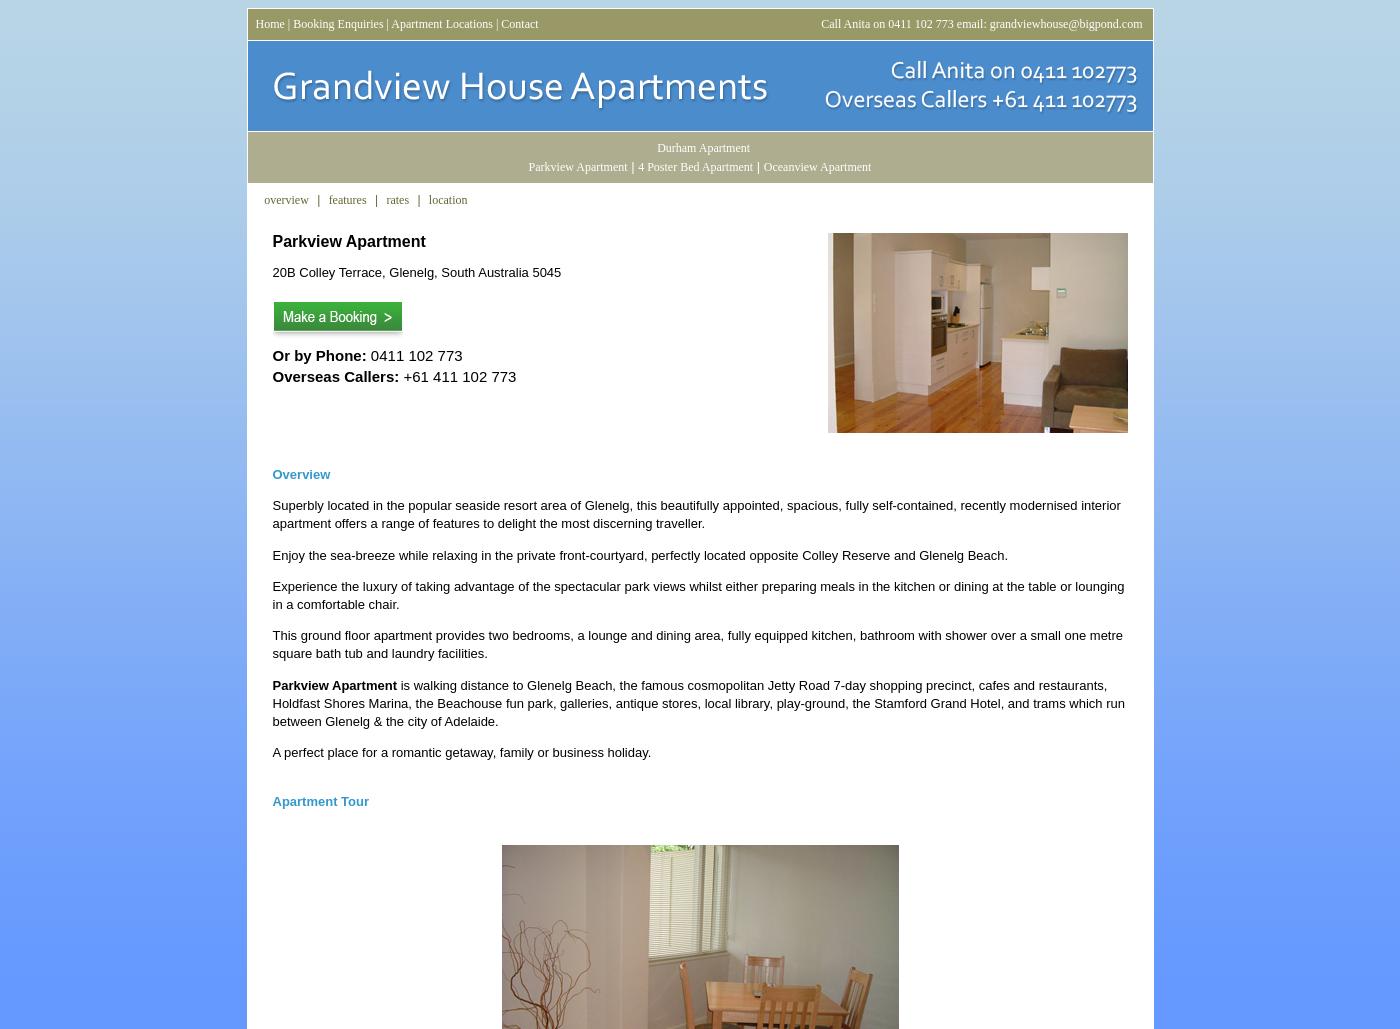  Describe the element at coordinates (639, 553) in the screenshot. I see `'Enjoy  the sea-breeze while relaxing in the private front-courtyard, perfectly located  opposite Colley Reserve and Glenelg   Beach.'` at that location.